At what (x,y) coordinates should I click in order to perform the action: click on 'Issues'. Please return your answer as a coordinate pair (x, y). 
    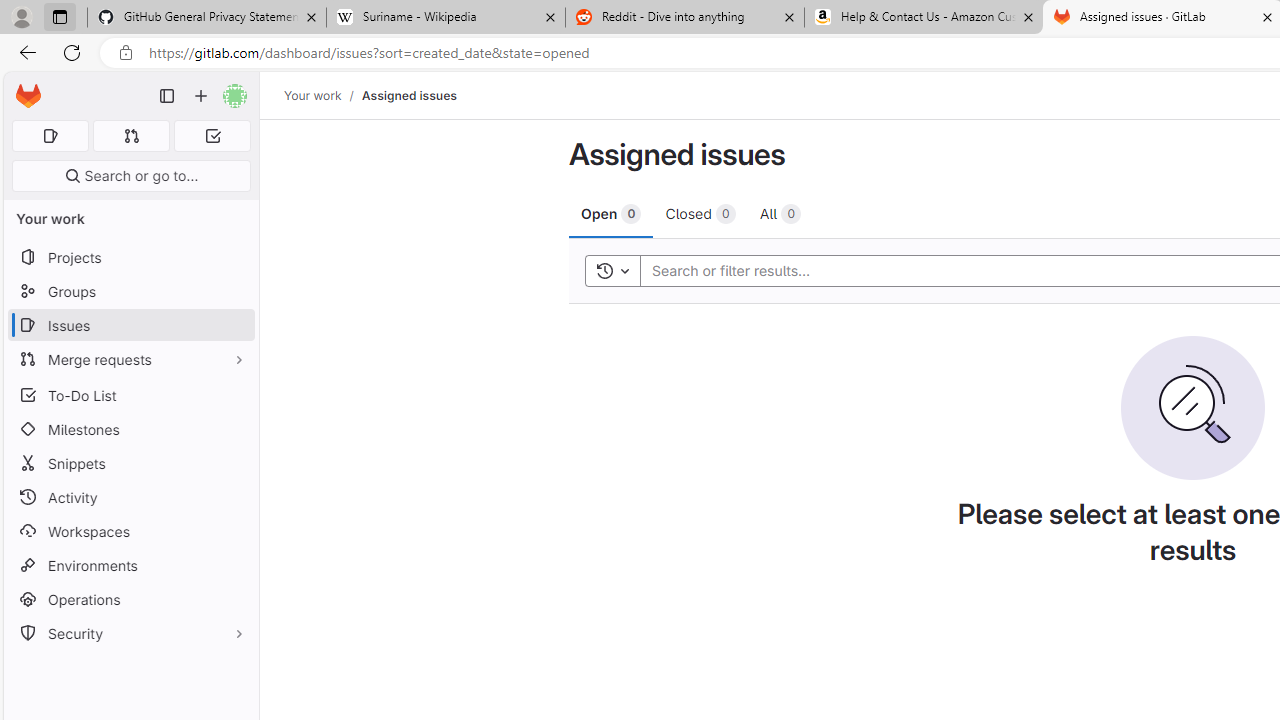
    Looking at the image, I should click on (130, 324).